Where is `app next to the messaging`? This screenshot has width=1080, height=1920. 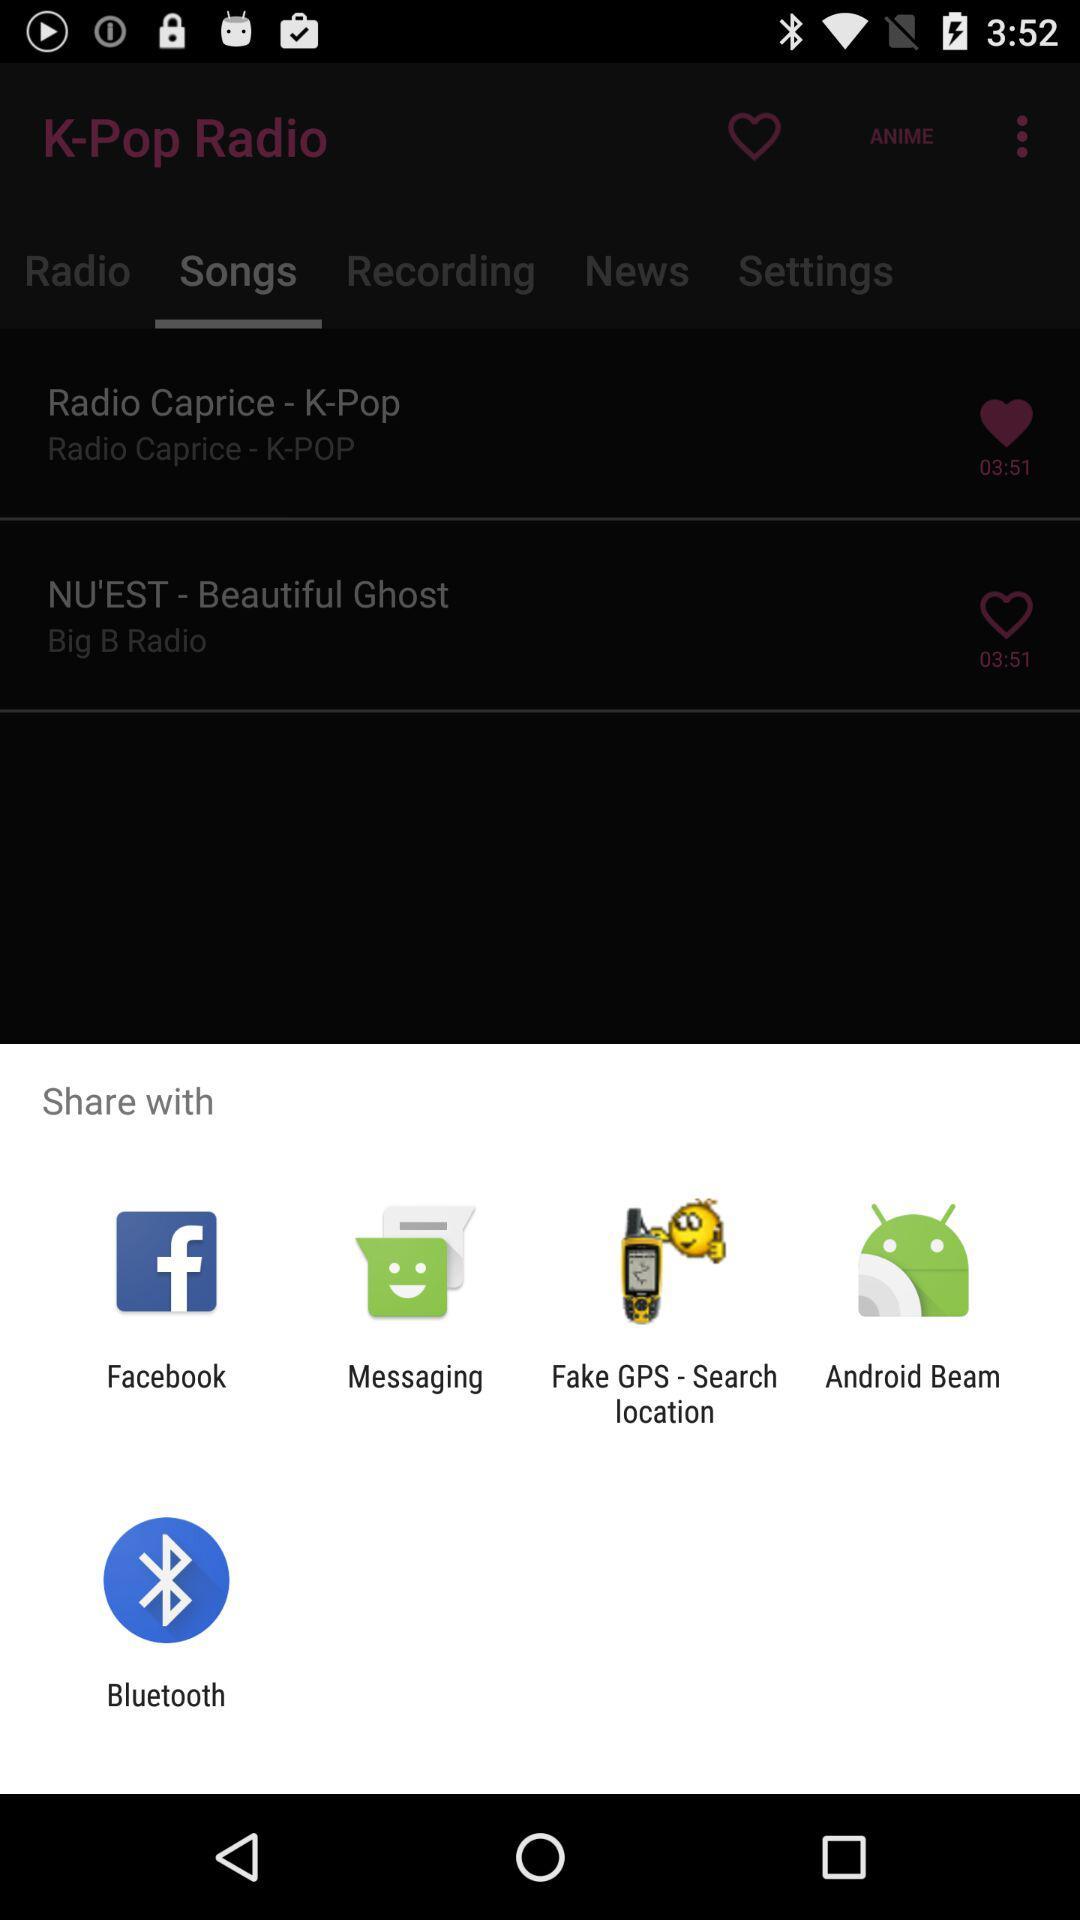 app next to the messaging is located at coordinates (664, 1392).